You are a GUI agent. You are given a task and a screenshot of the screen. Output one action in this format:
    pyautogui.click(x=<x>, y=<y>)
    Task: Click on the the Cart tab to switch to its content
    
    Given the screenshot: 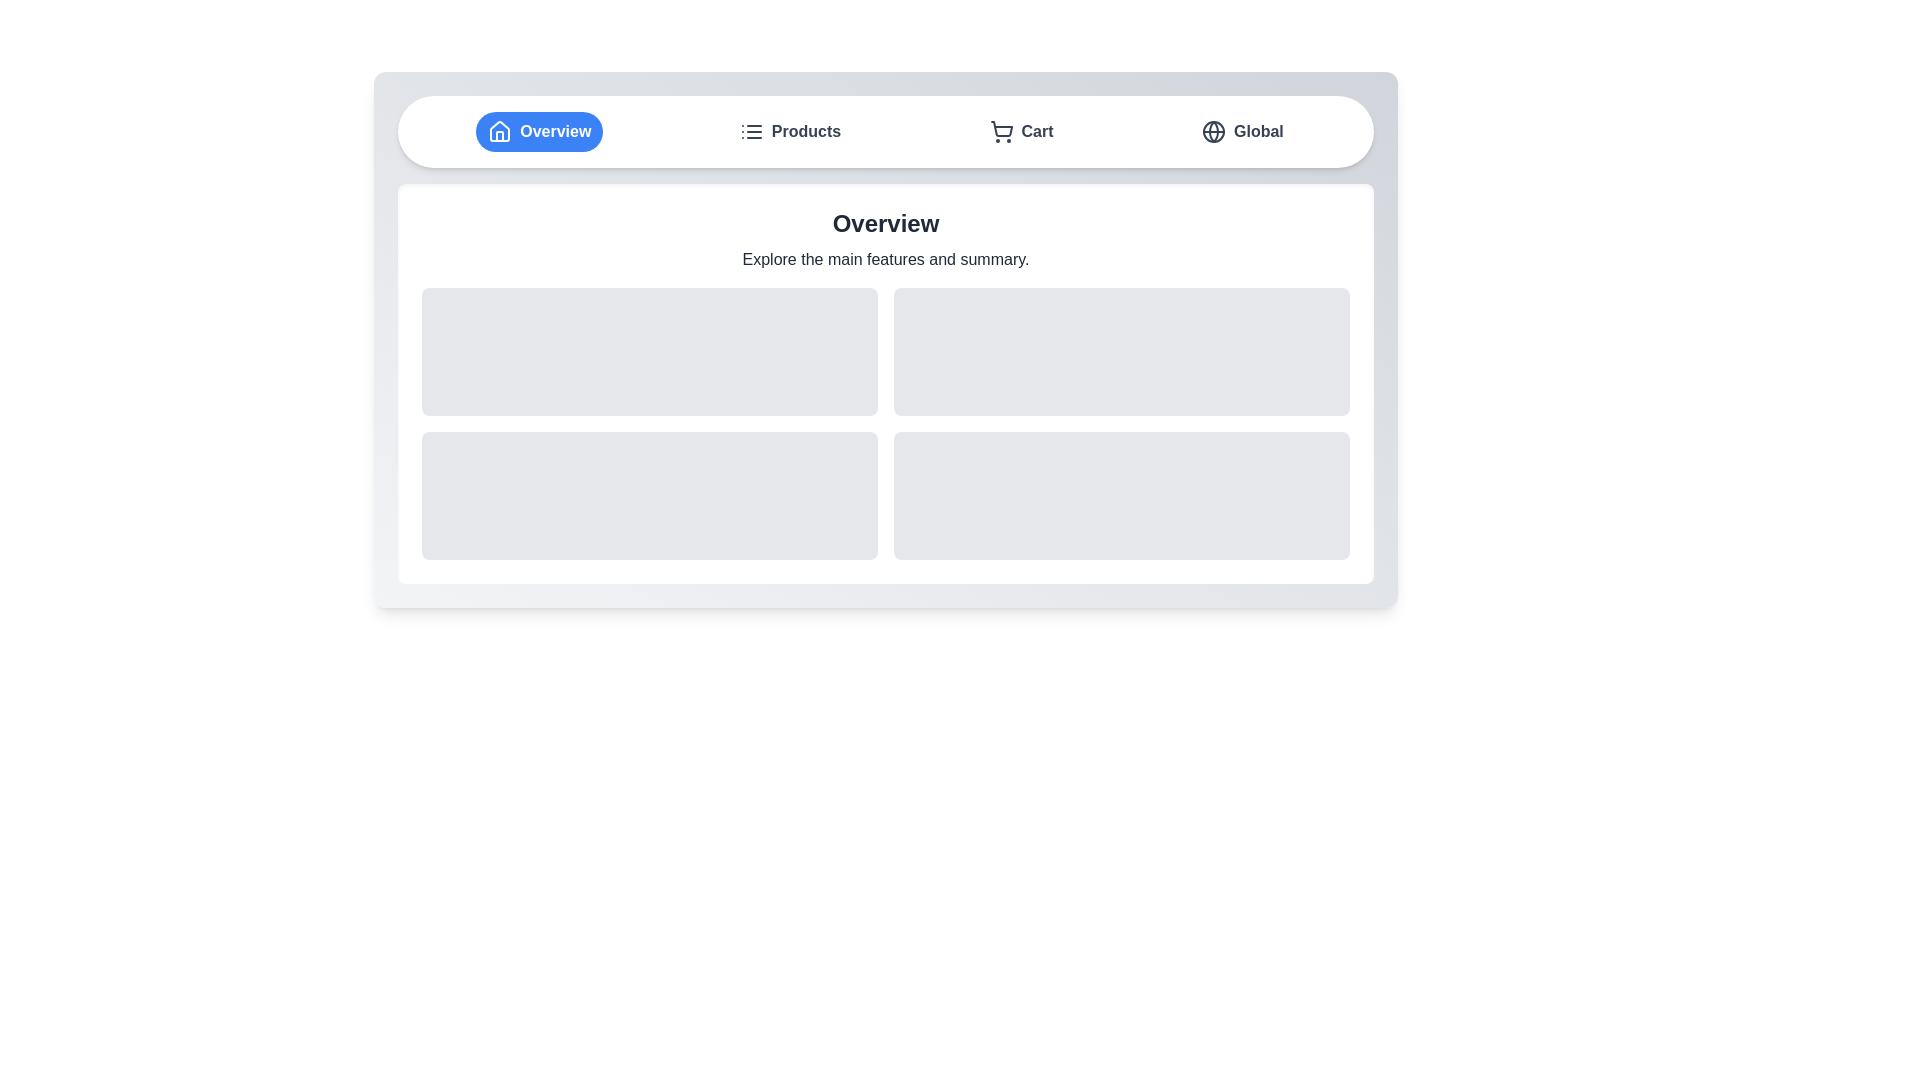 What is the action you would take?
    pyautogui.click(x=1021, y=131)
    